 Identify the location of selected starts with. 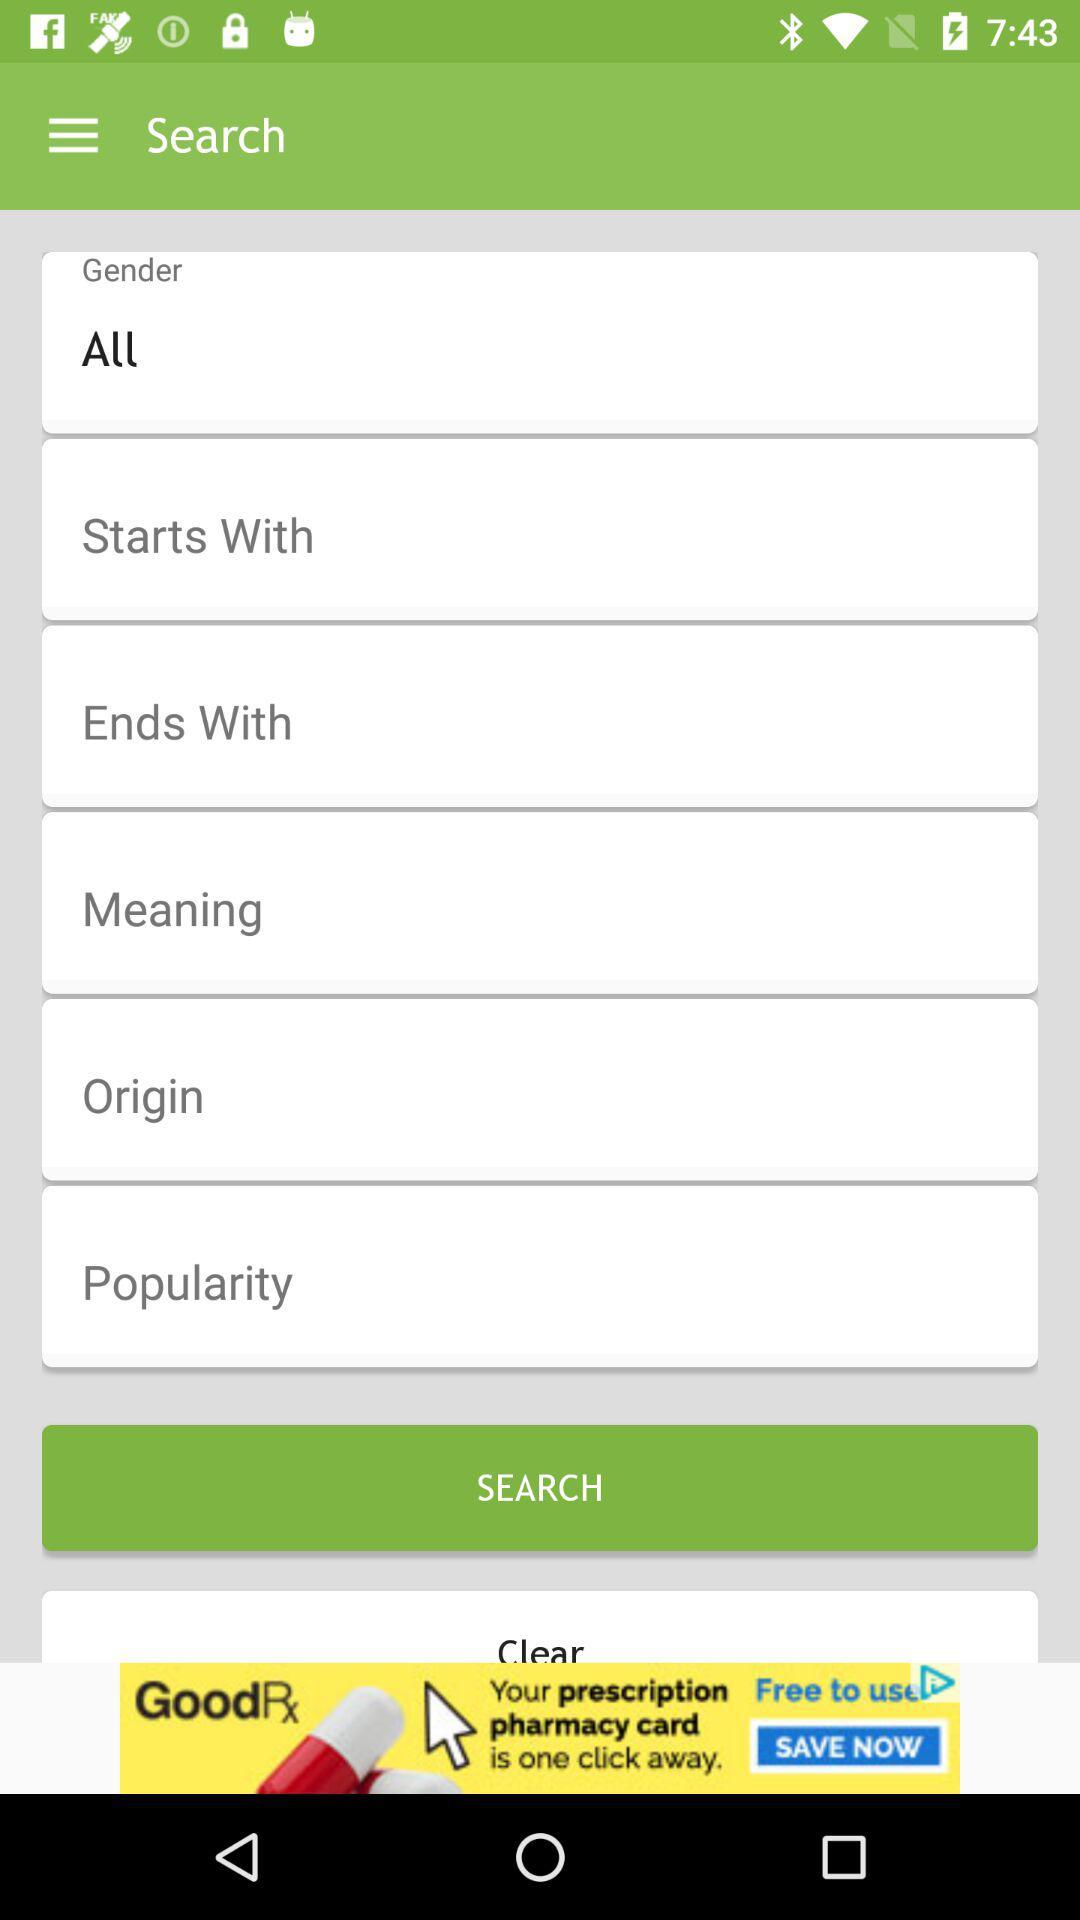
(553, 536).